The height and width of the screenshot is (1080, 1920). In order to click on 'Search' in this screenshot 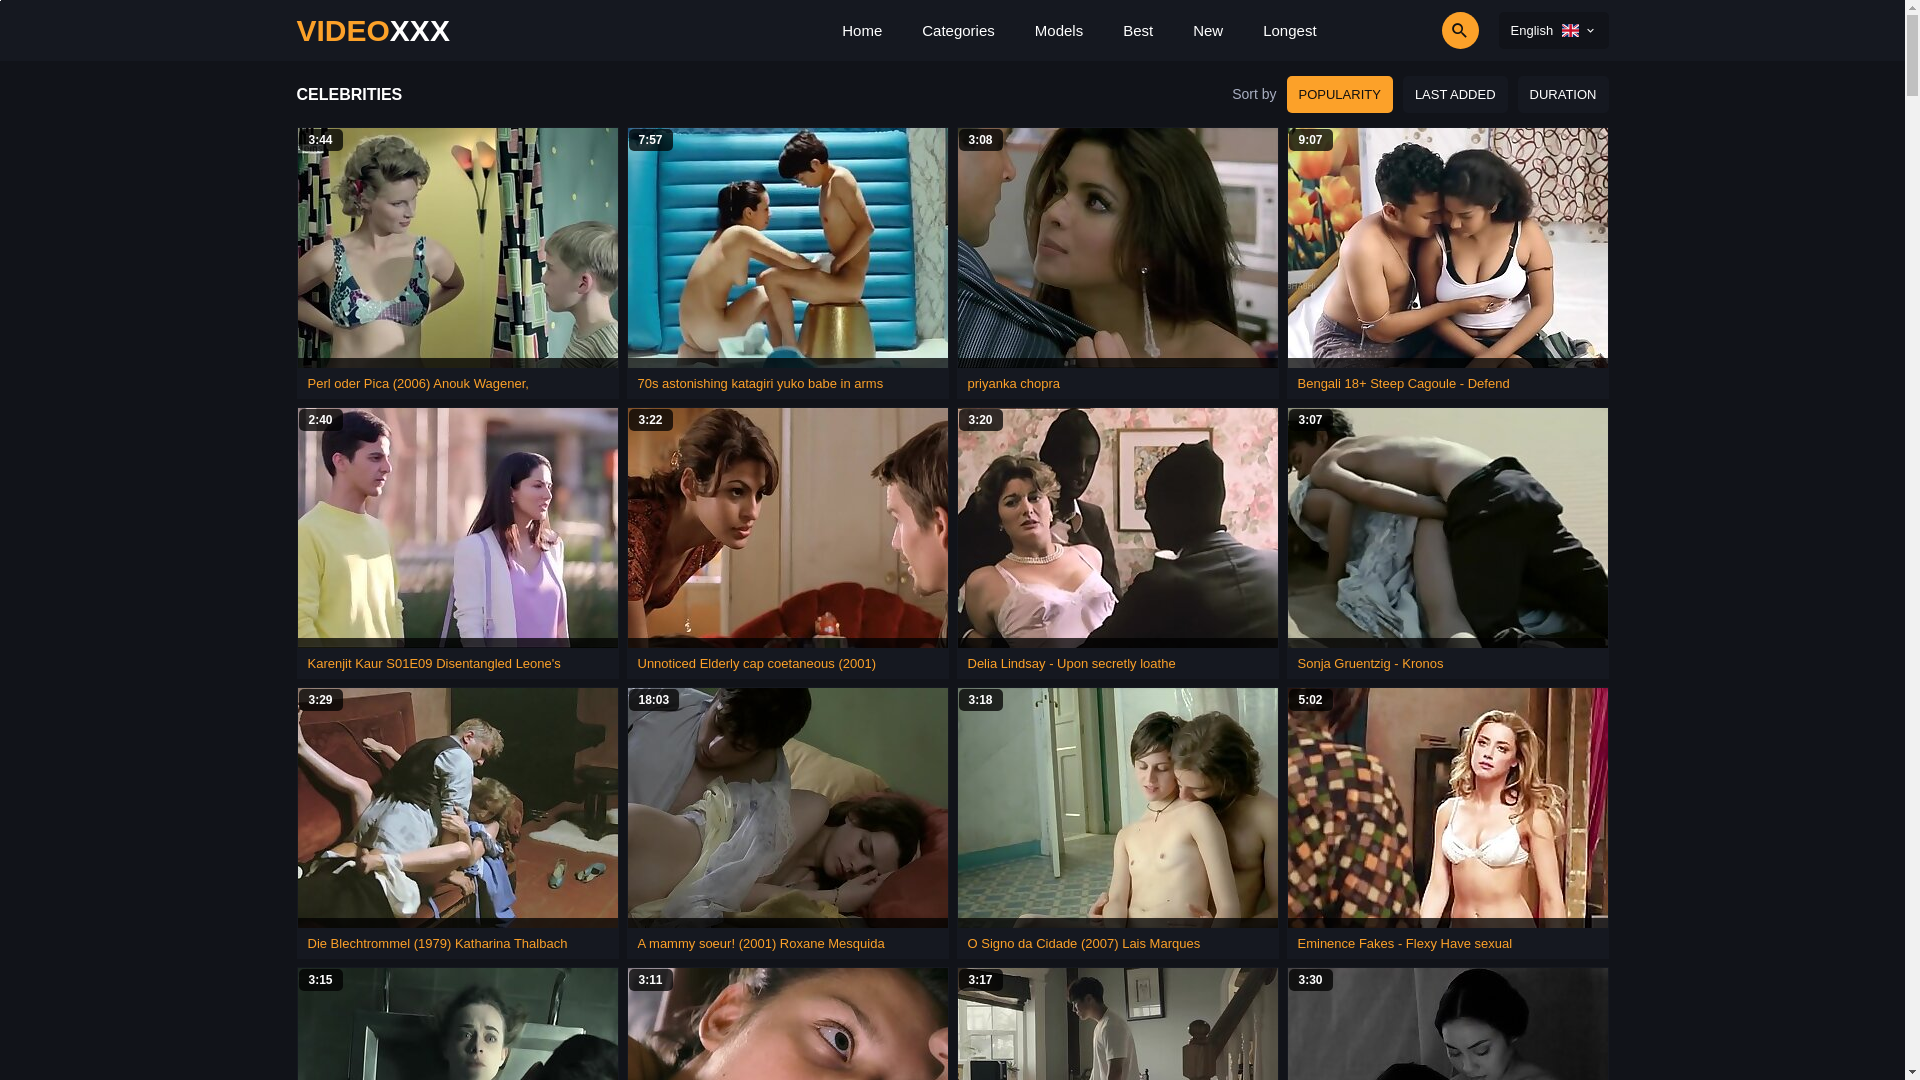, I will do `click(1402, 30)`.